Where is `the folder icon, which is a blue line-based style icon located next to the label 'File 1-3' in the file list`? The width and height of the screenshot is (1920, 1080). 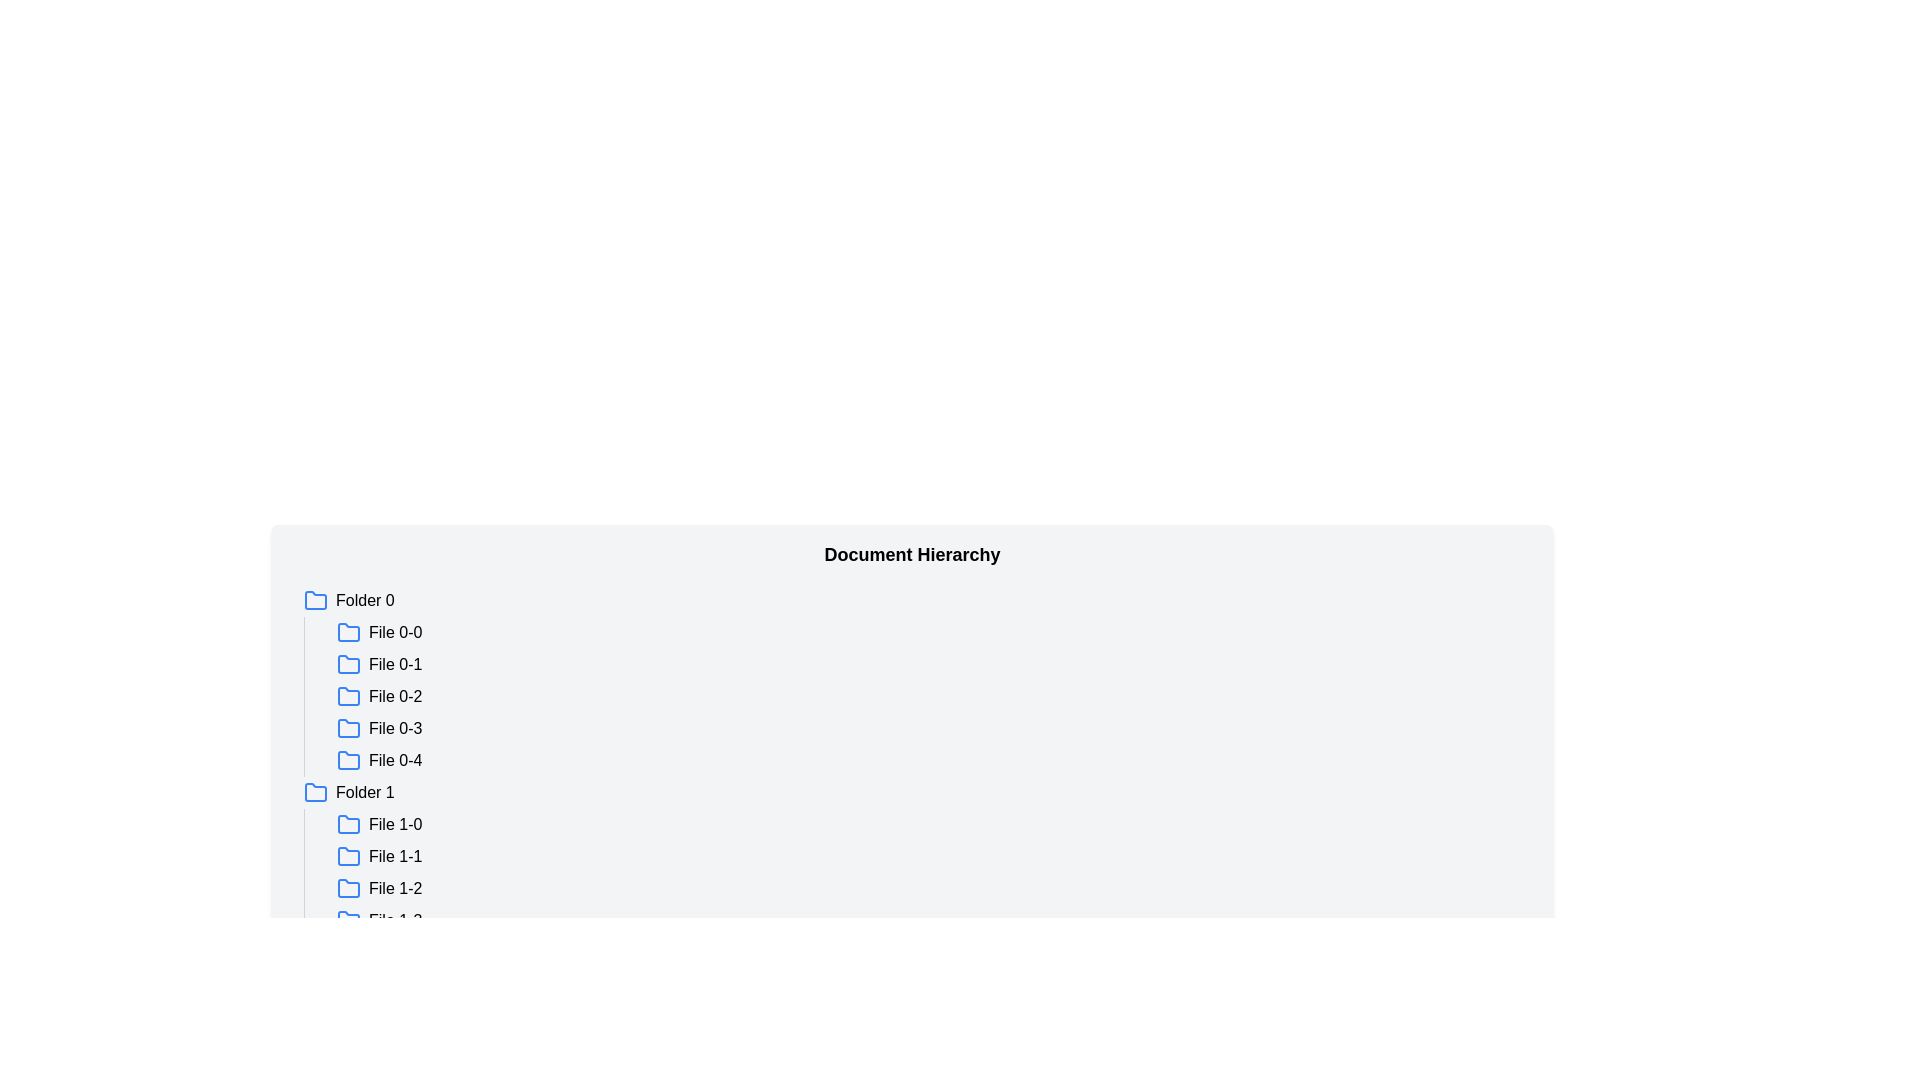 the folder icon, which is a blue line-based style icon located next to the label 'File 1-3' in the file list is located at coordinates (349, 921).